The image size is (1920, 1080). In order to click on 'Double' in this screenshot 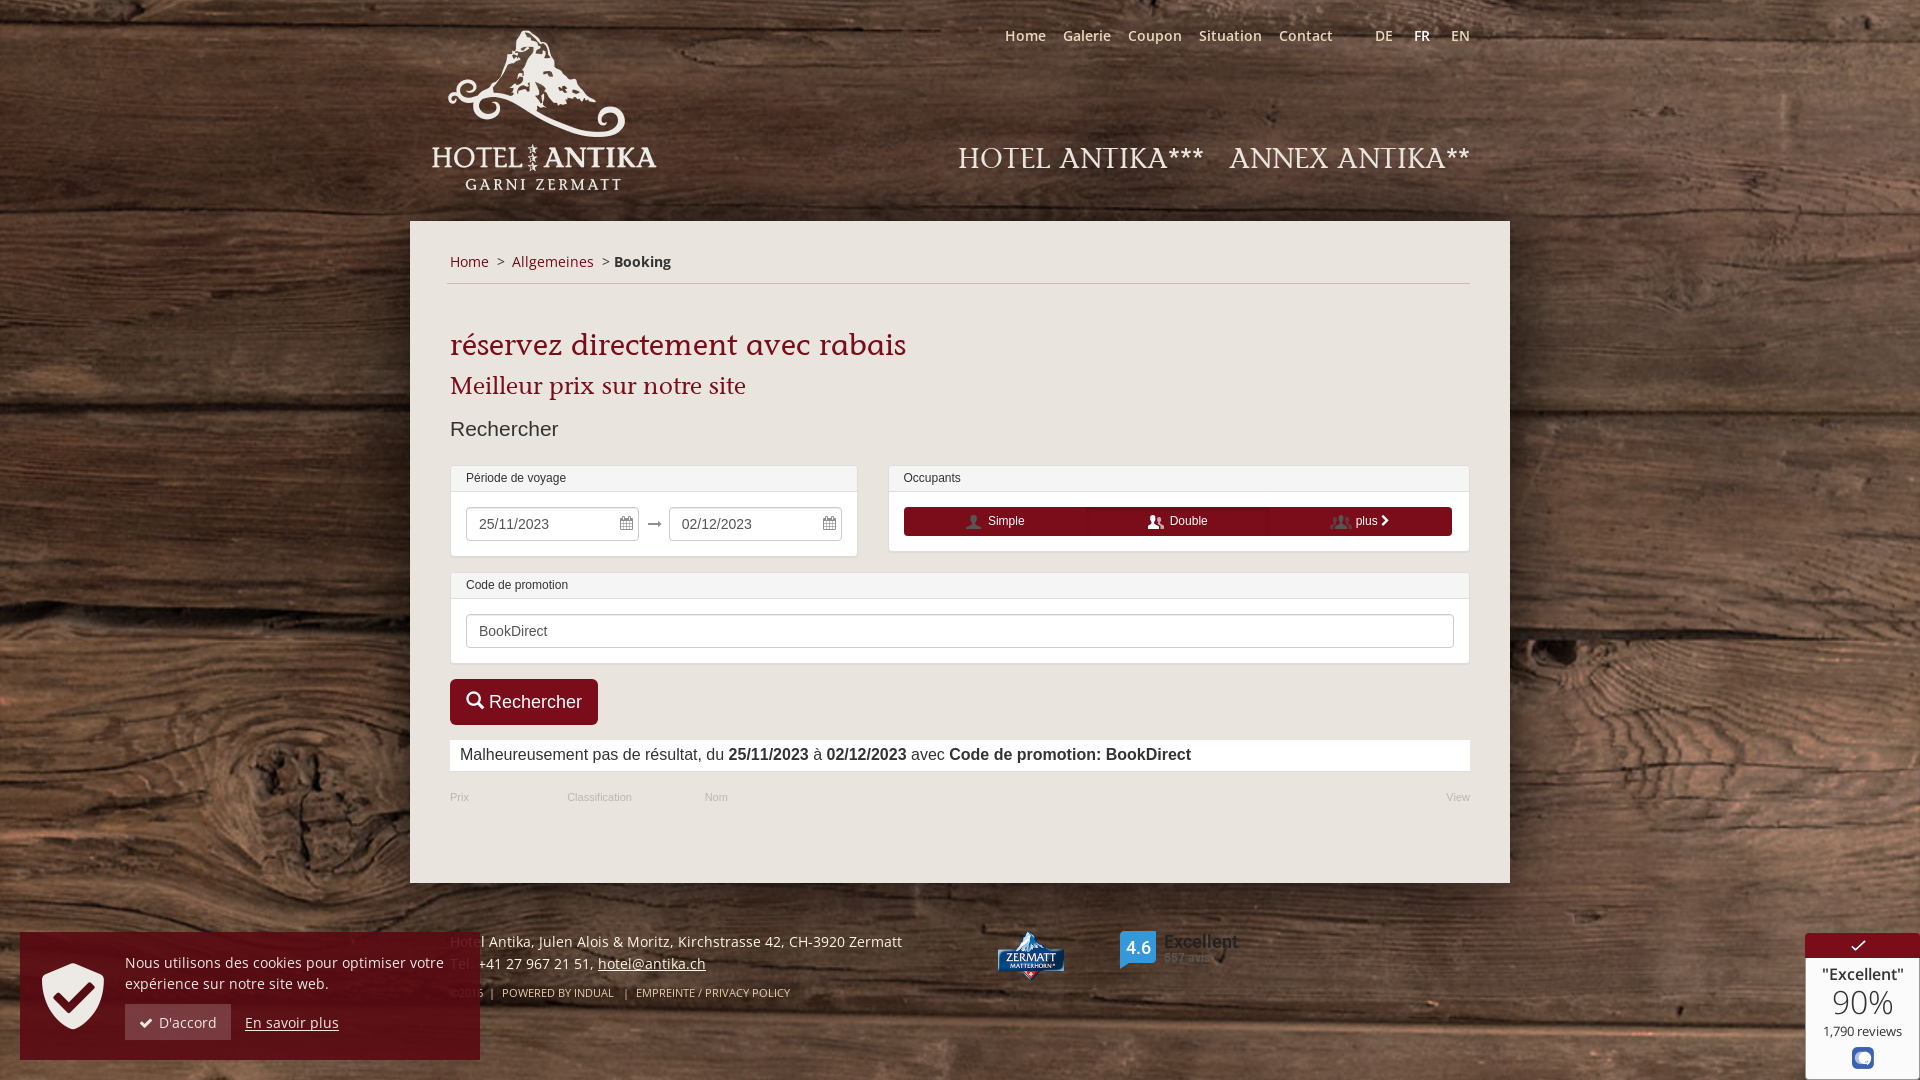, I will do `click(1177, 520)`.